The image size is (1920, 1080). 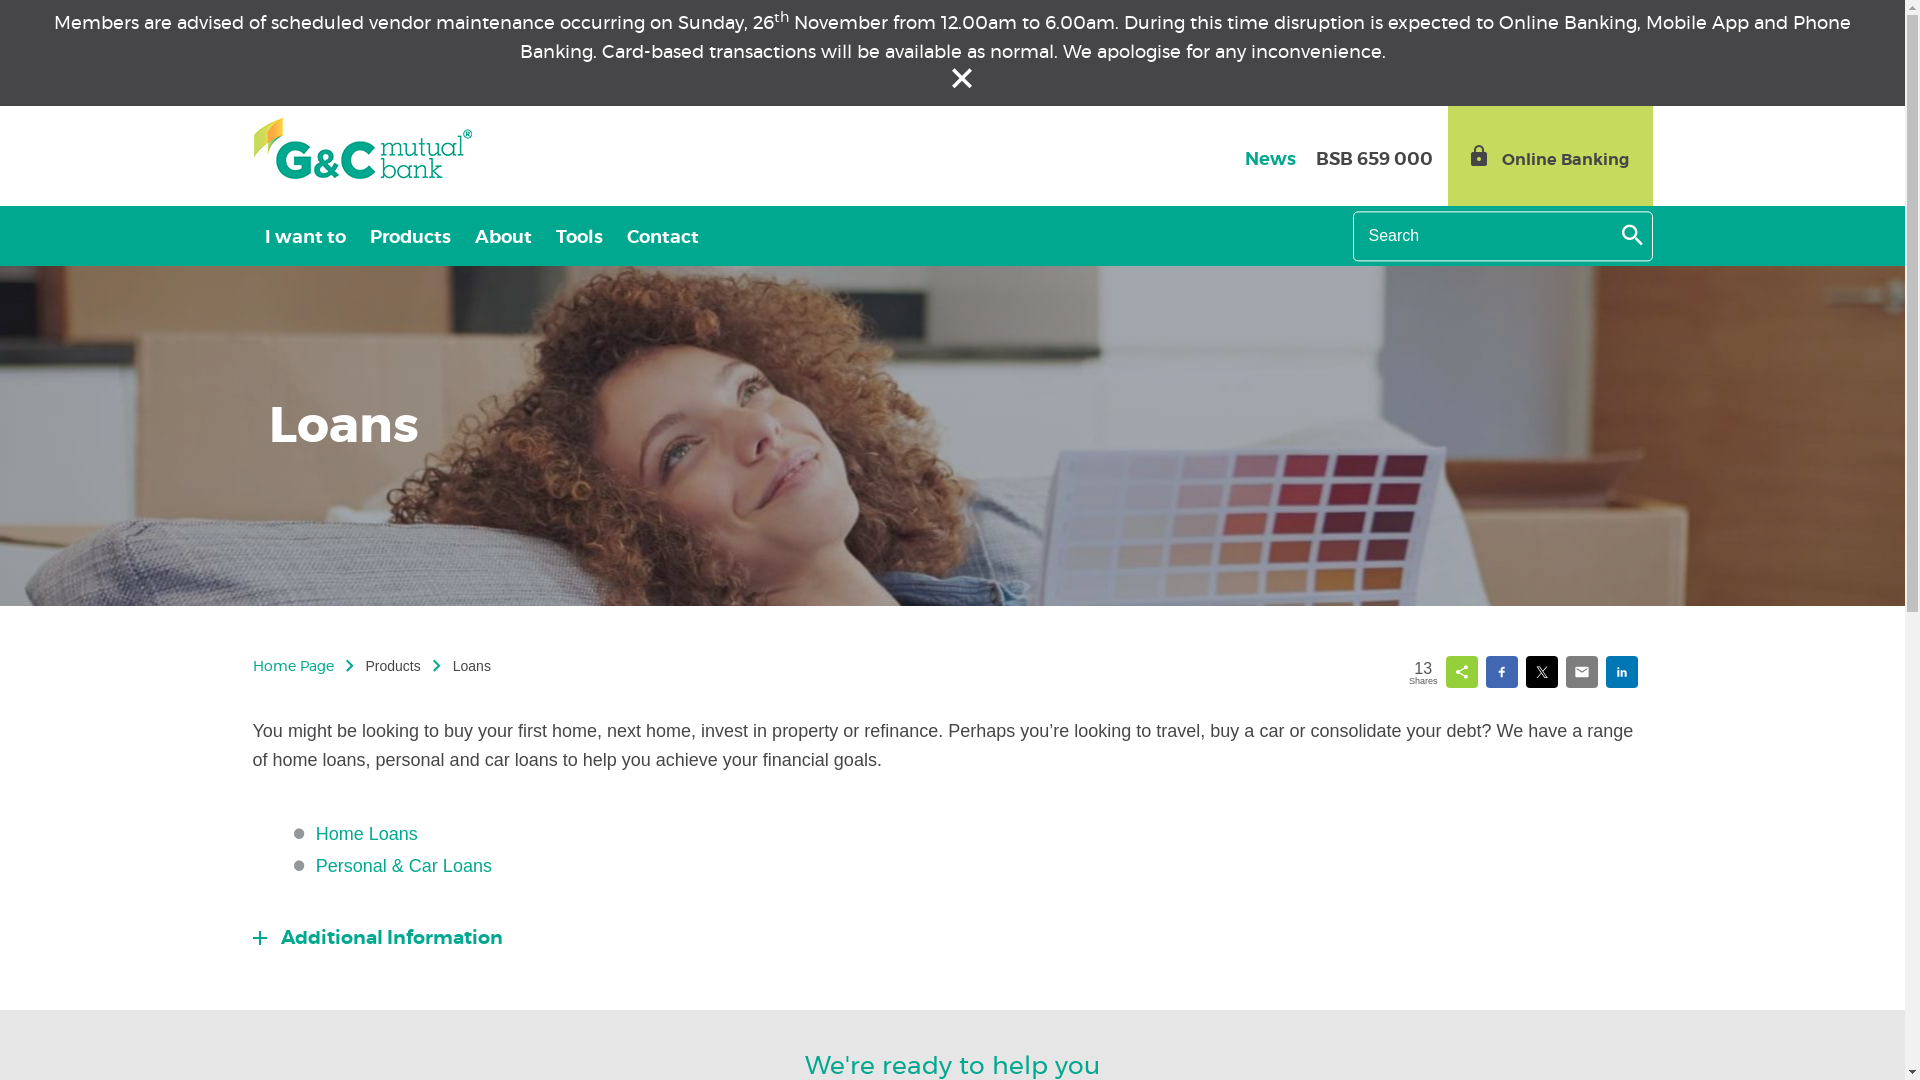 What do you see at coordinates (502, 234) in the screenshot?
I see `'About'` at bounding box center [502, 234].